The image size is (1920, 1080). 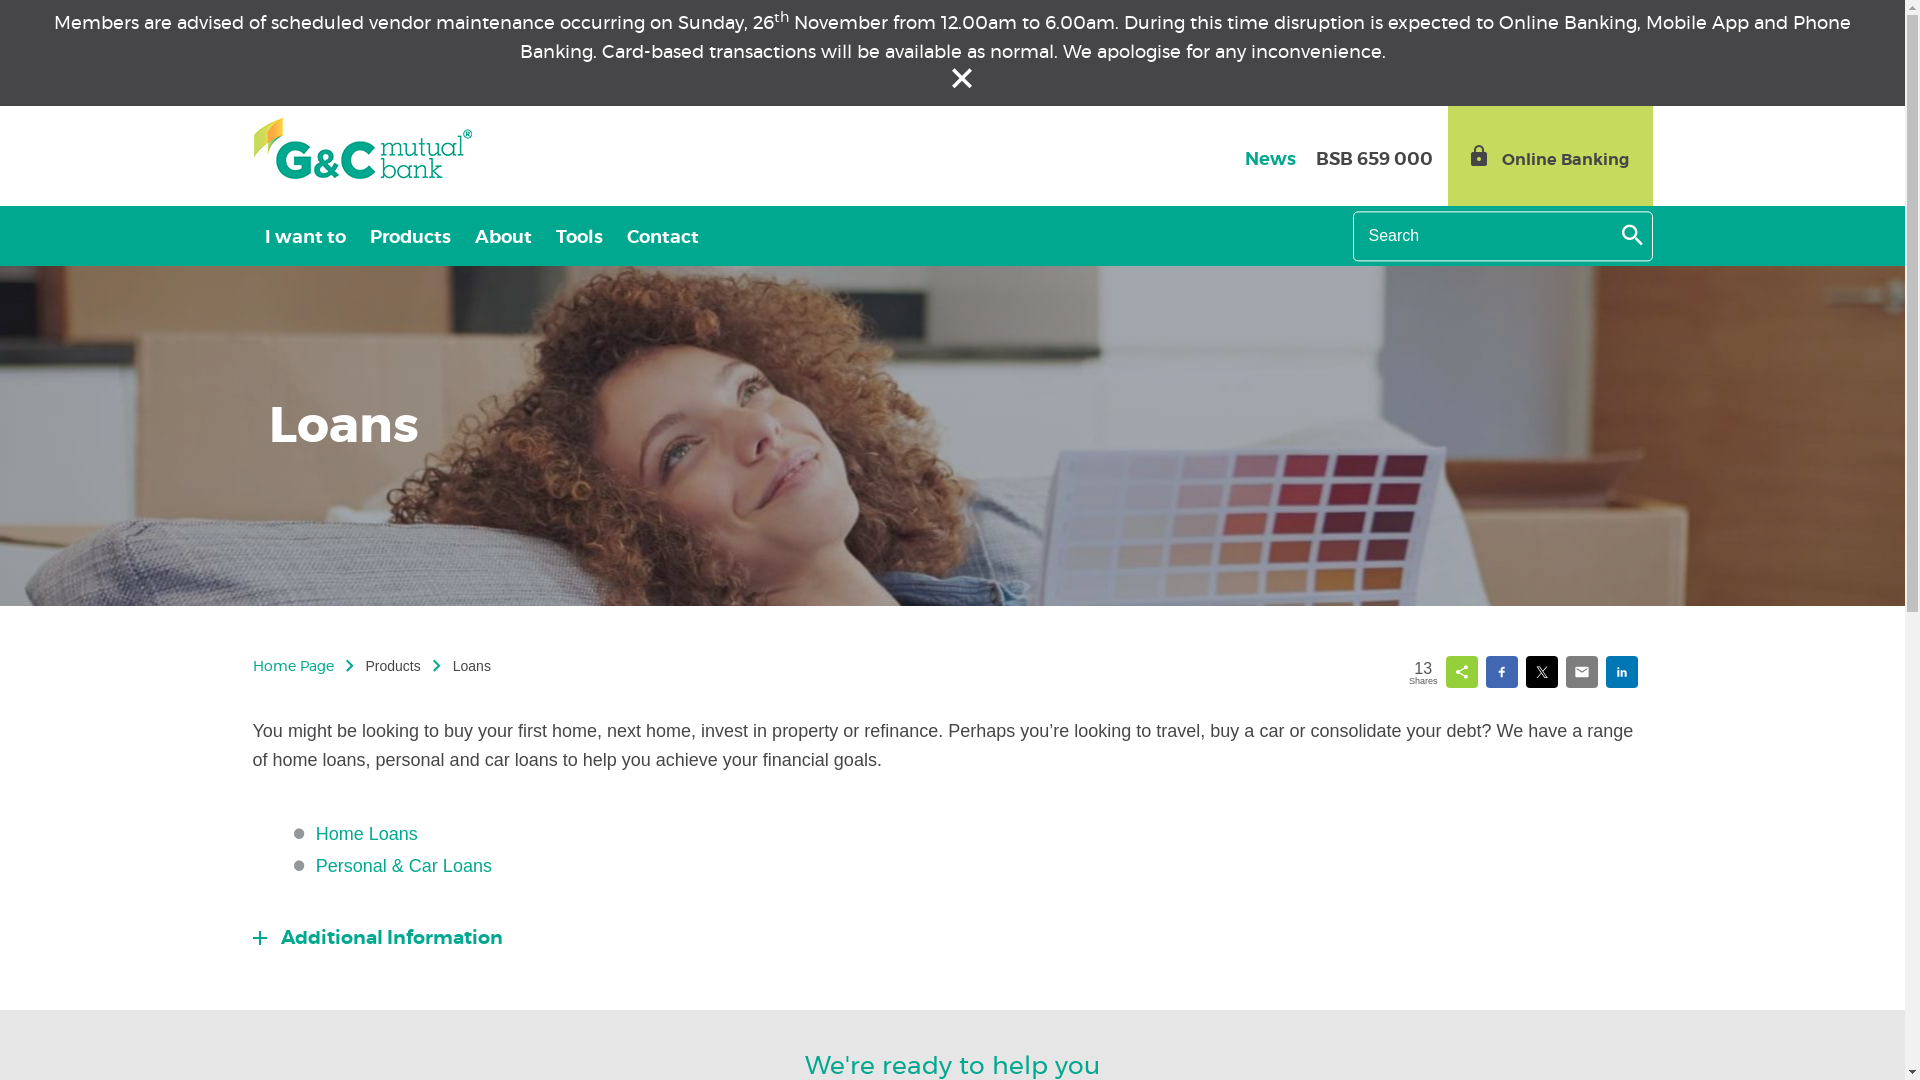 What do you see at coordinates (502, 234) in the screenshot?
I see `'About'` at bounding box center [502, 234].